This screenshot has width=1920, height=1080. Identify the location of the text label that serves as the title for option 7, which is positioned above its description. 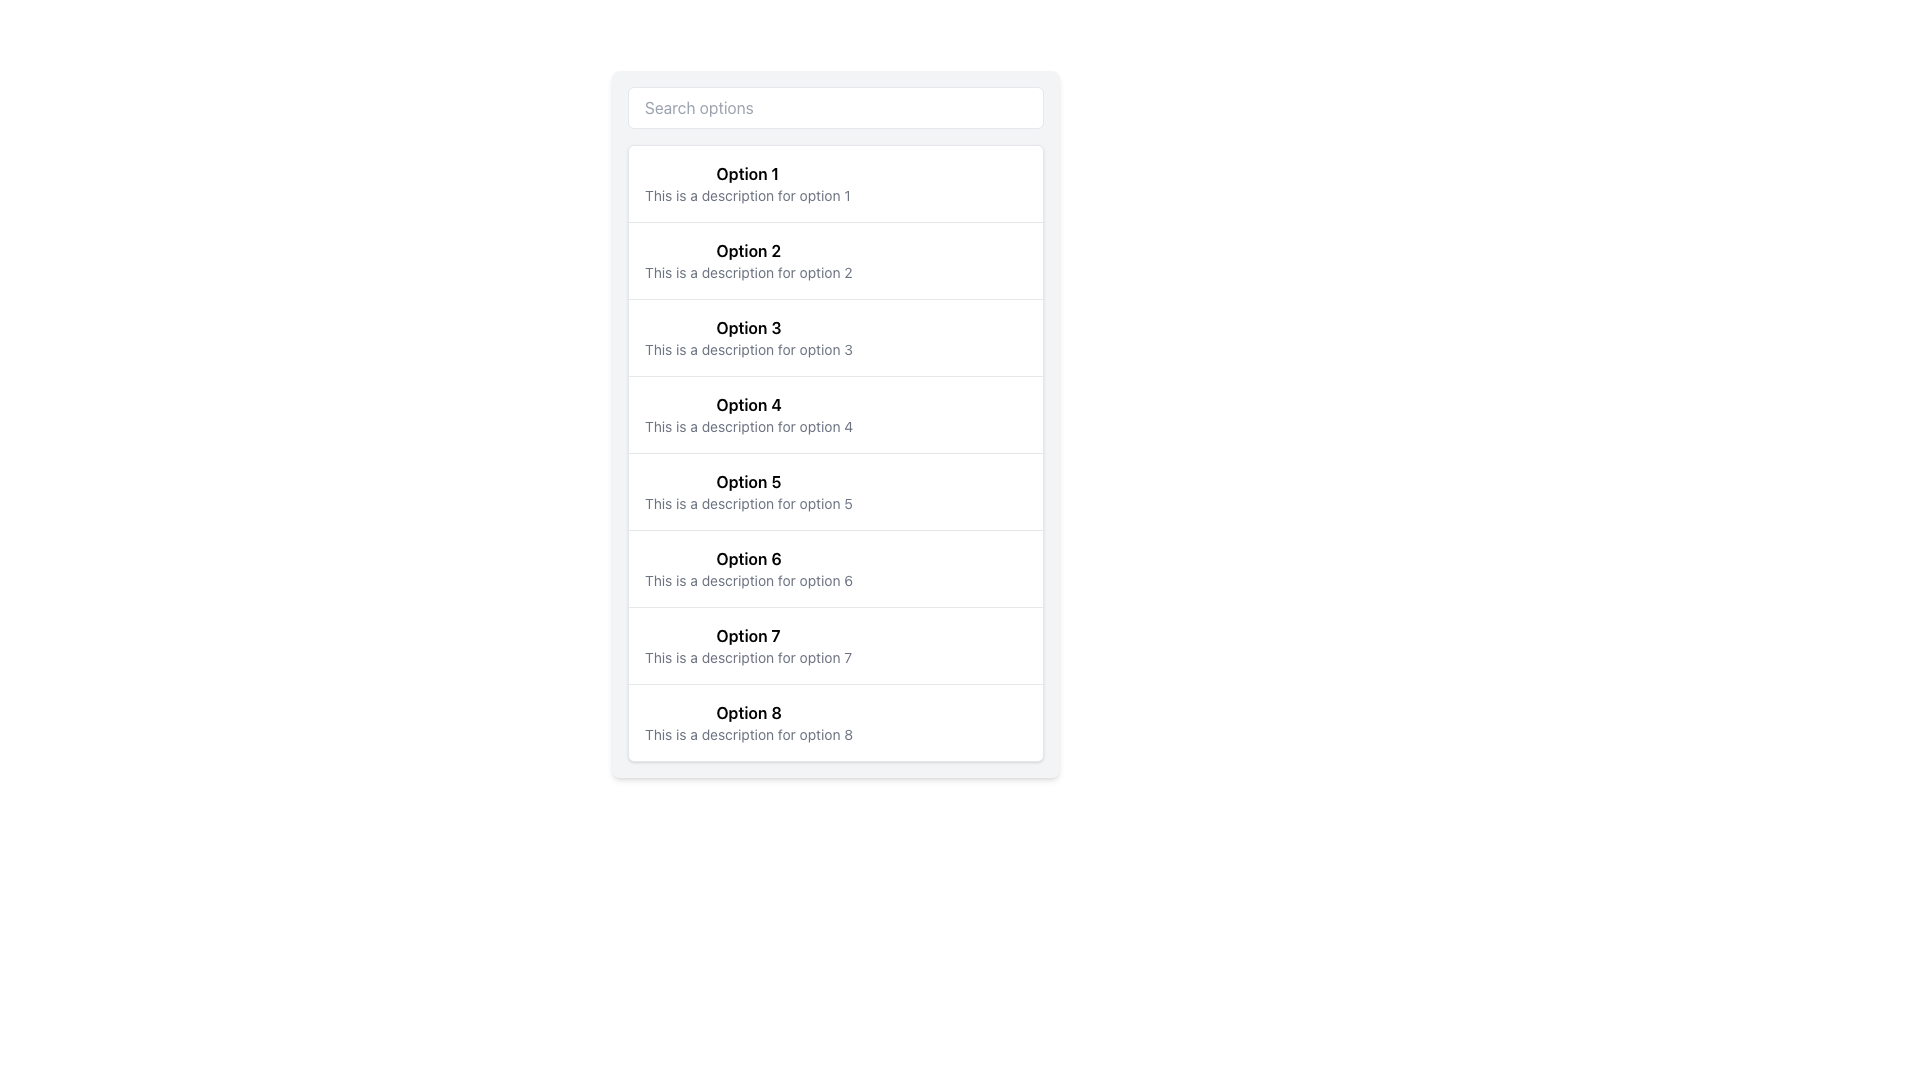
(747, 636).